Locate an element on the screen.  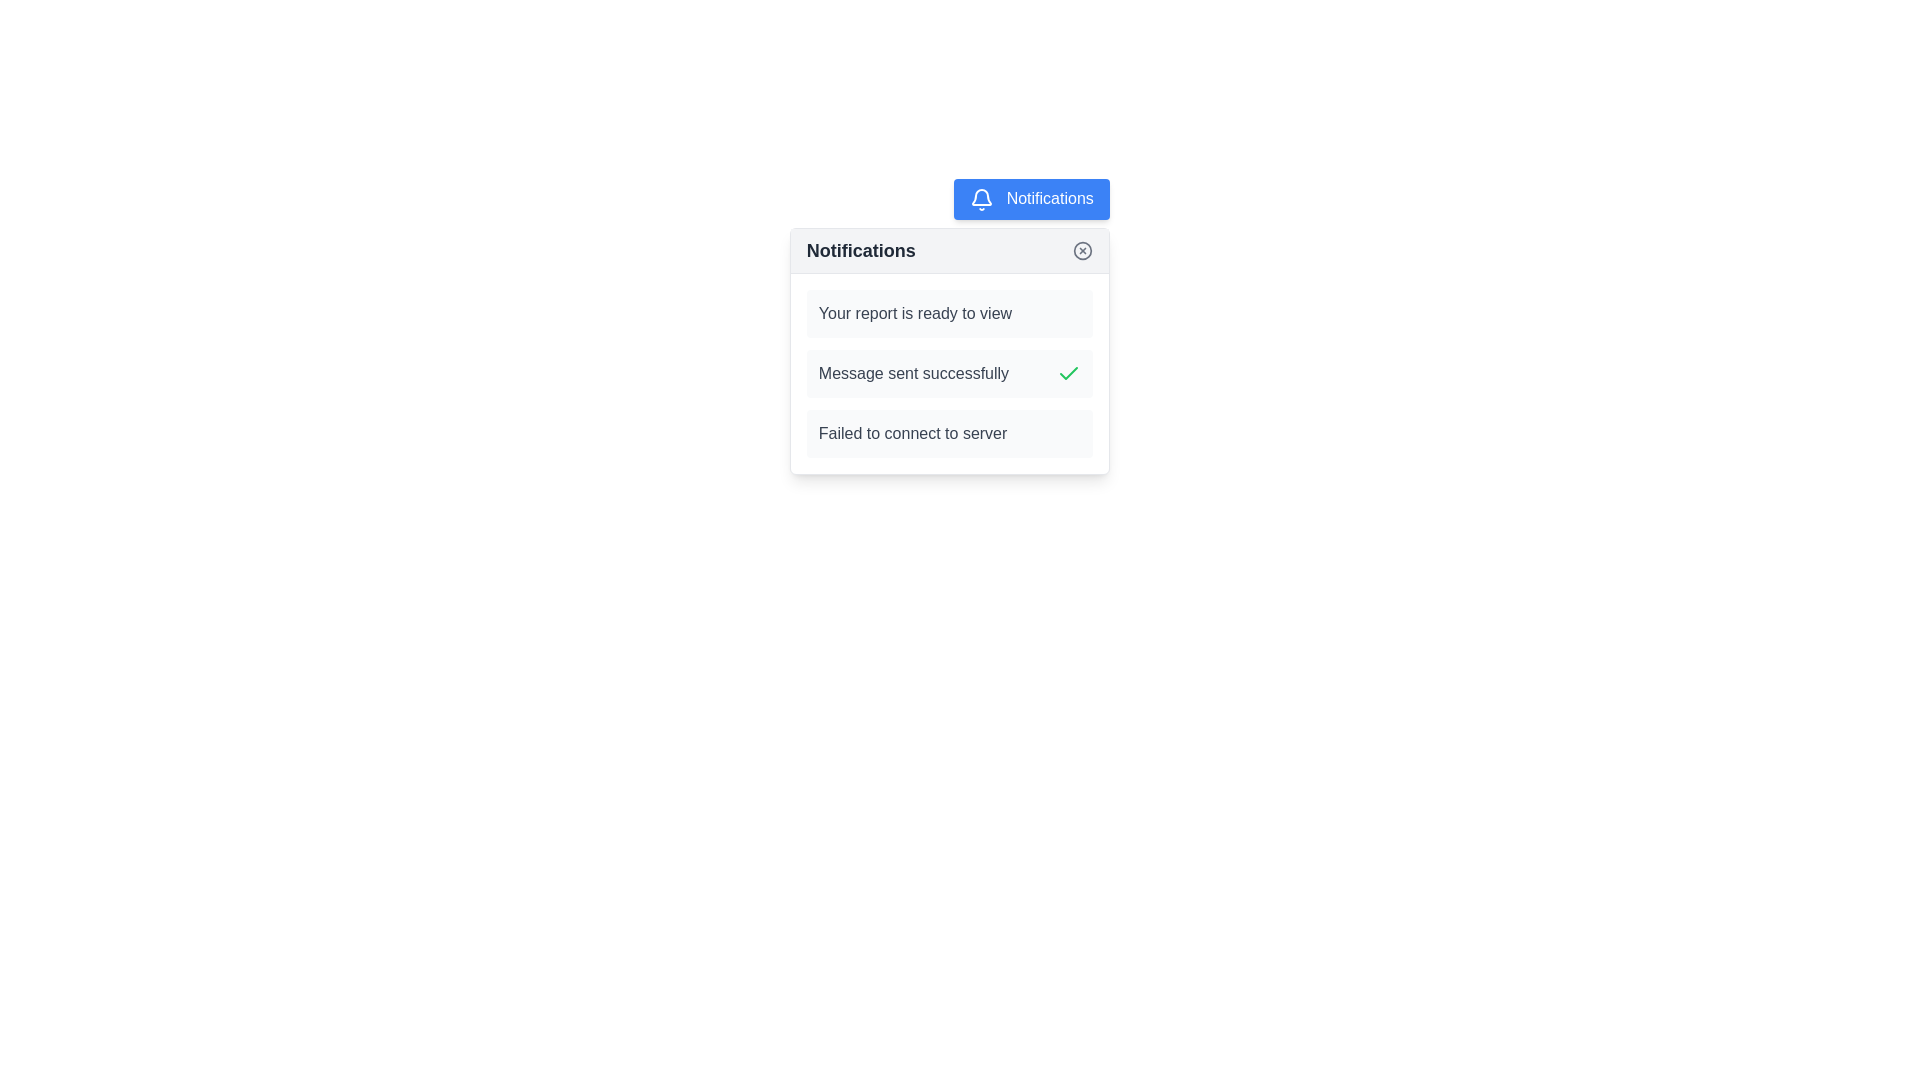
the text label displaying the message 'Your report is ready is located at coordinates (914, 313).